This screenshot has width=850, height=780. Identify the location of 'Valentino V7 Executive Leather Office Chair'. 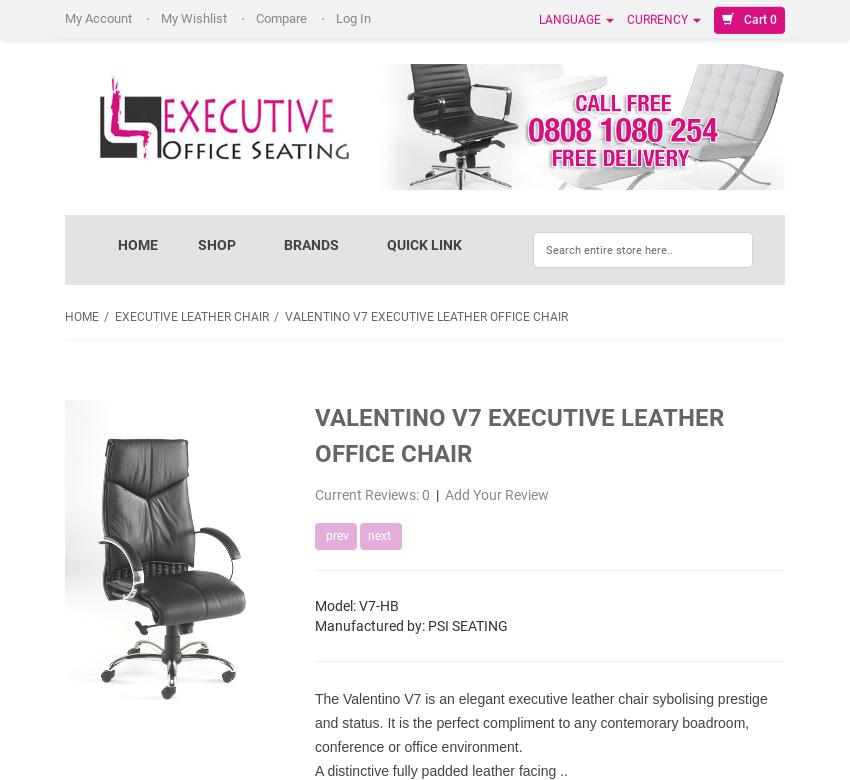
(425, 315).